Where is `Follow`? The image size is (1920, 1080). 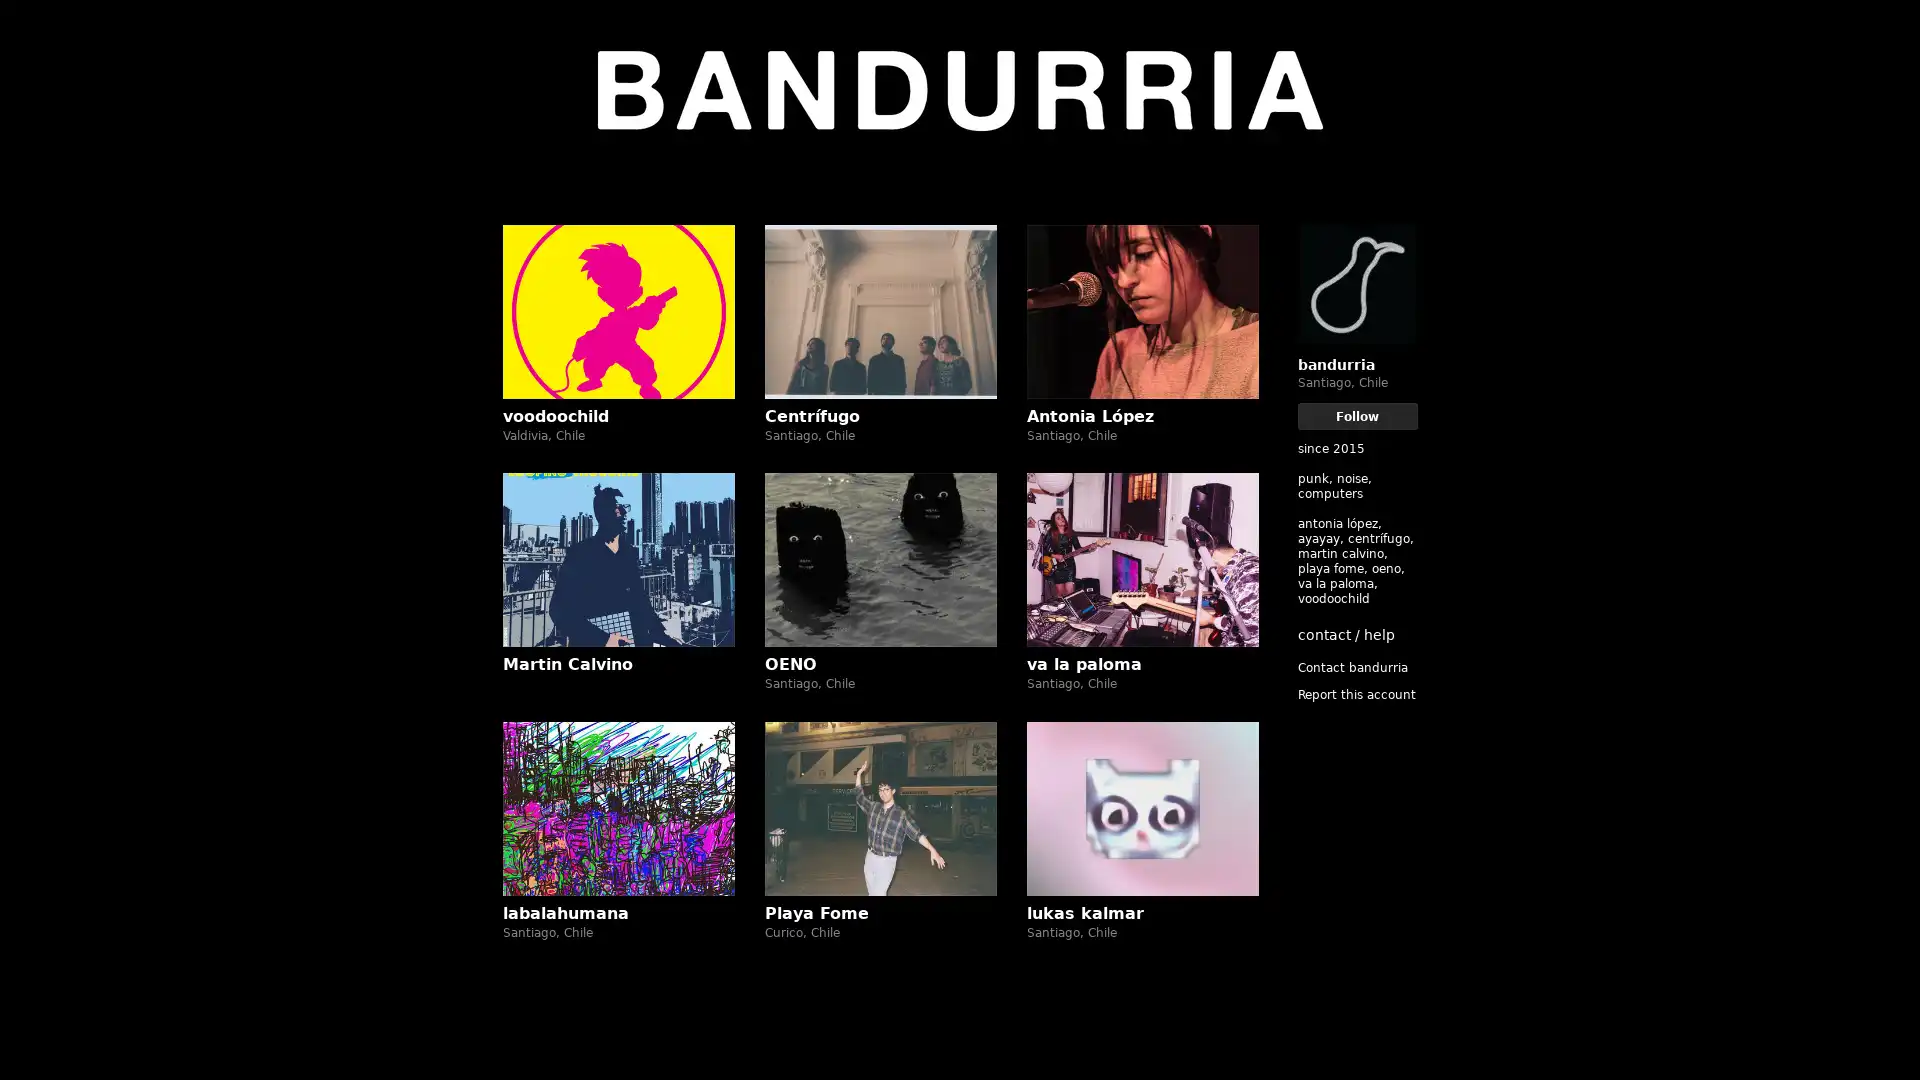
Follow is located at coordinates (1357, 415).